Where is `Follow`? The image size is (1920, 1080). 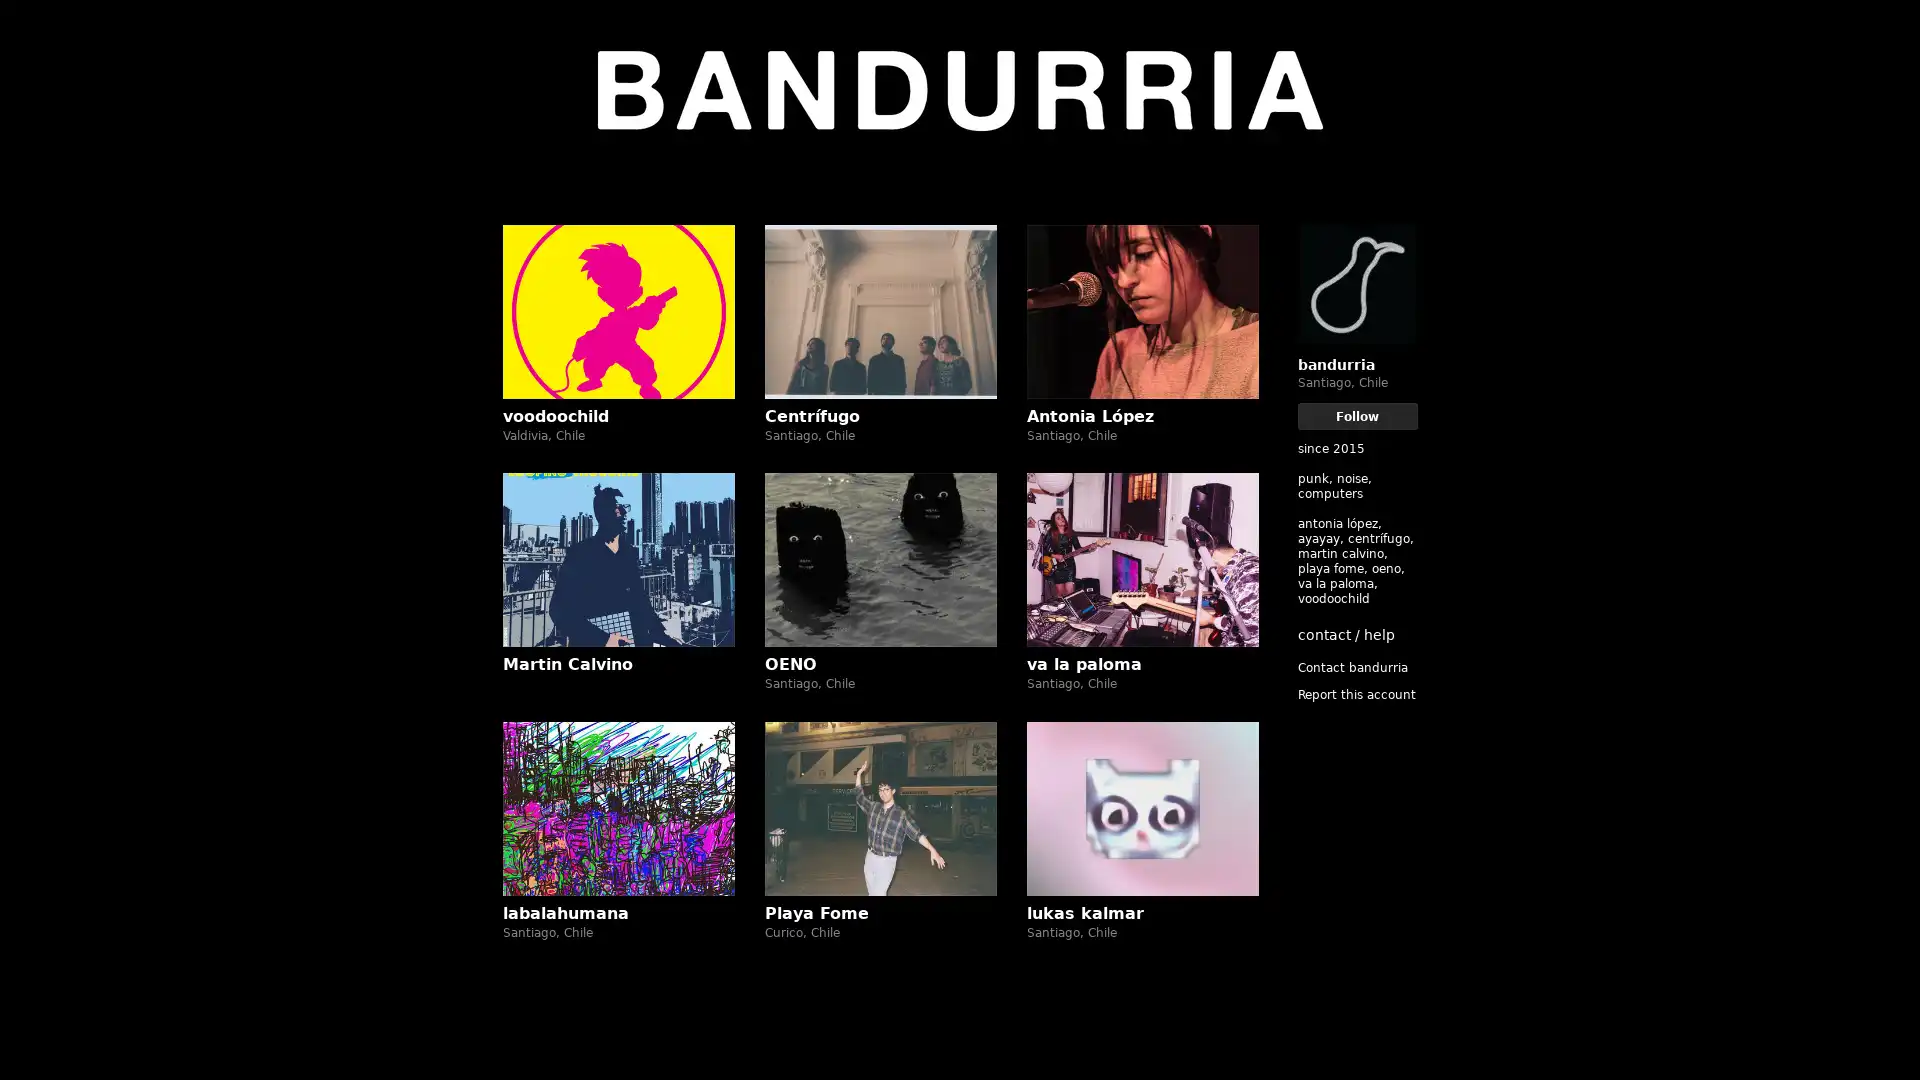
Follow is located at coordinates (1357, 415).